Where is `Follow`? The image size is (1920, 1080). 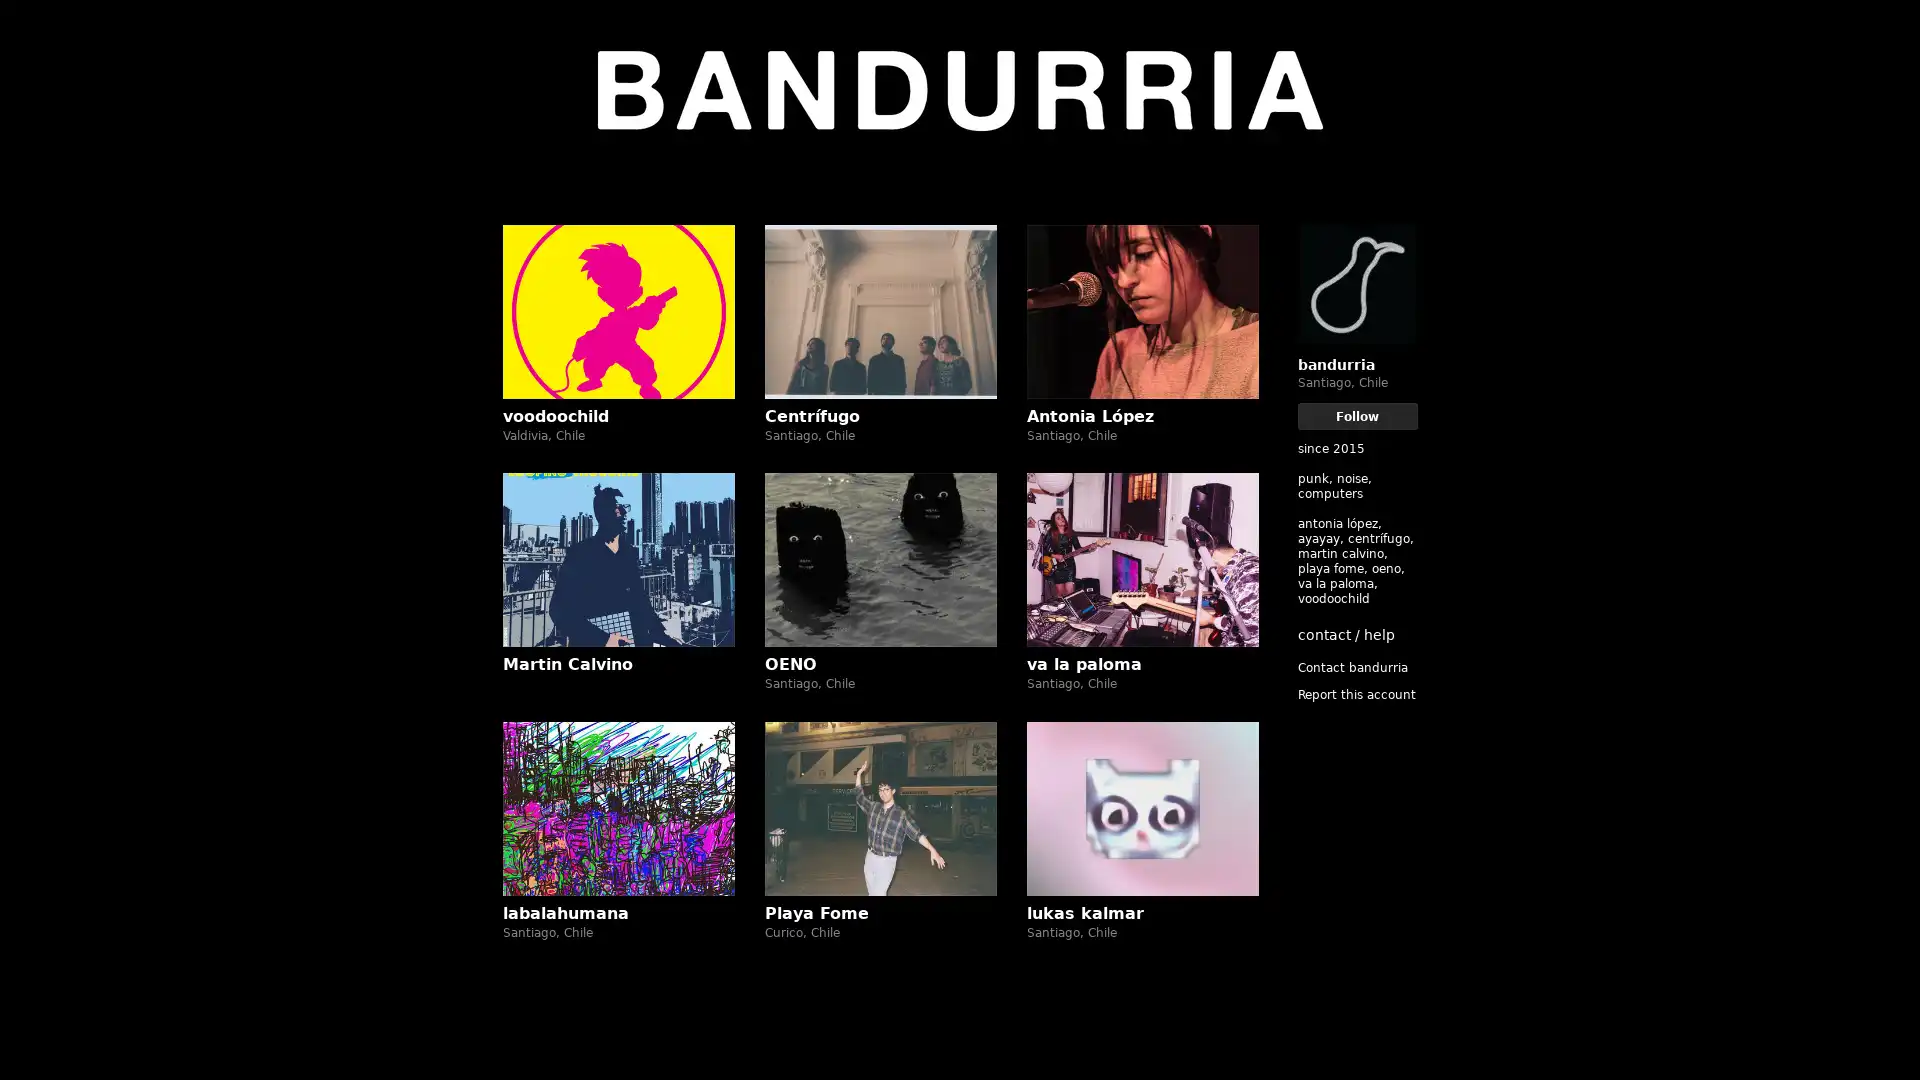
Follow is located at coordinates (1357, 415).